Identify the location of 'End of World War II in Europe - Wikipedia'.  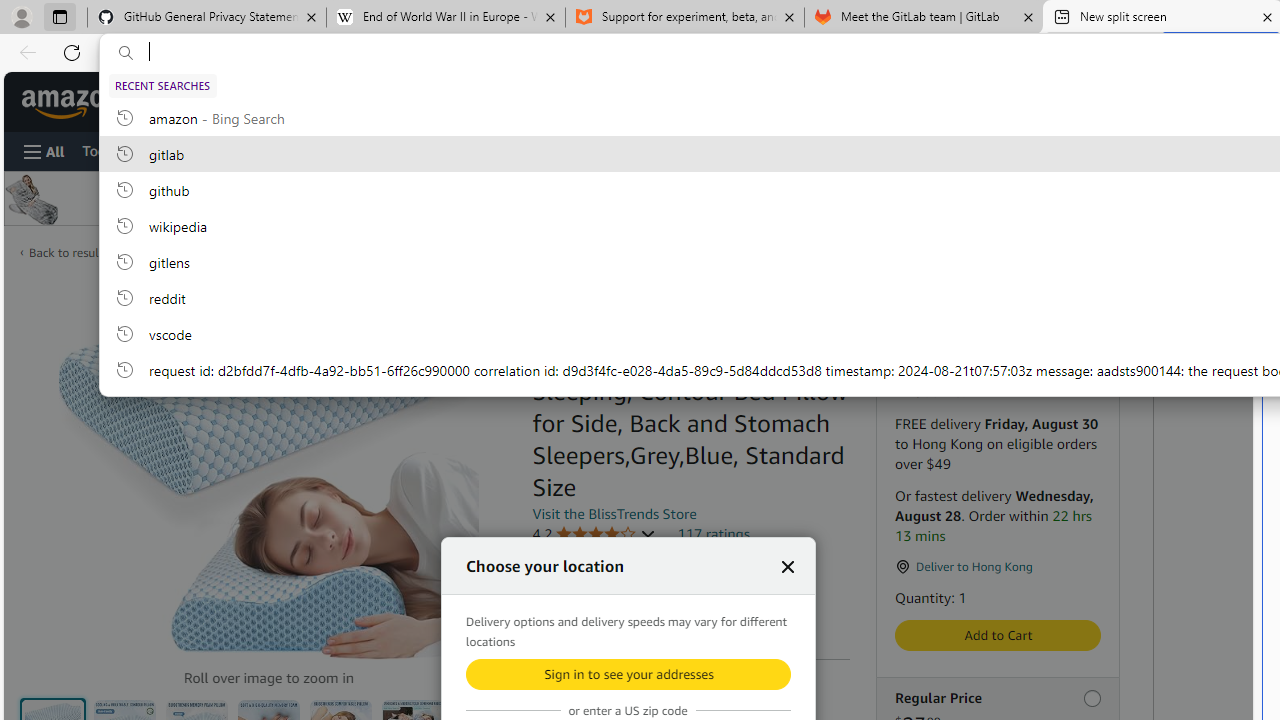
(444, 17).